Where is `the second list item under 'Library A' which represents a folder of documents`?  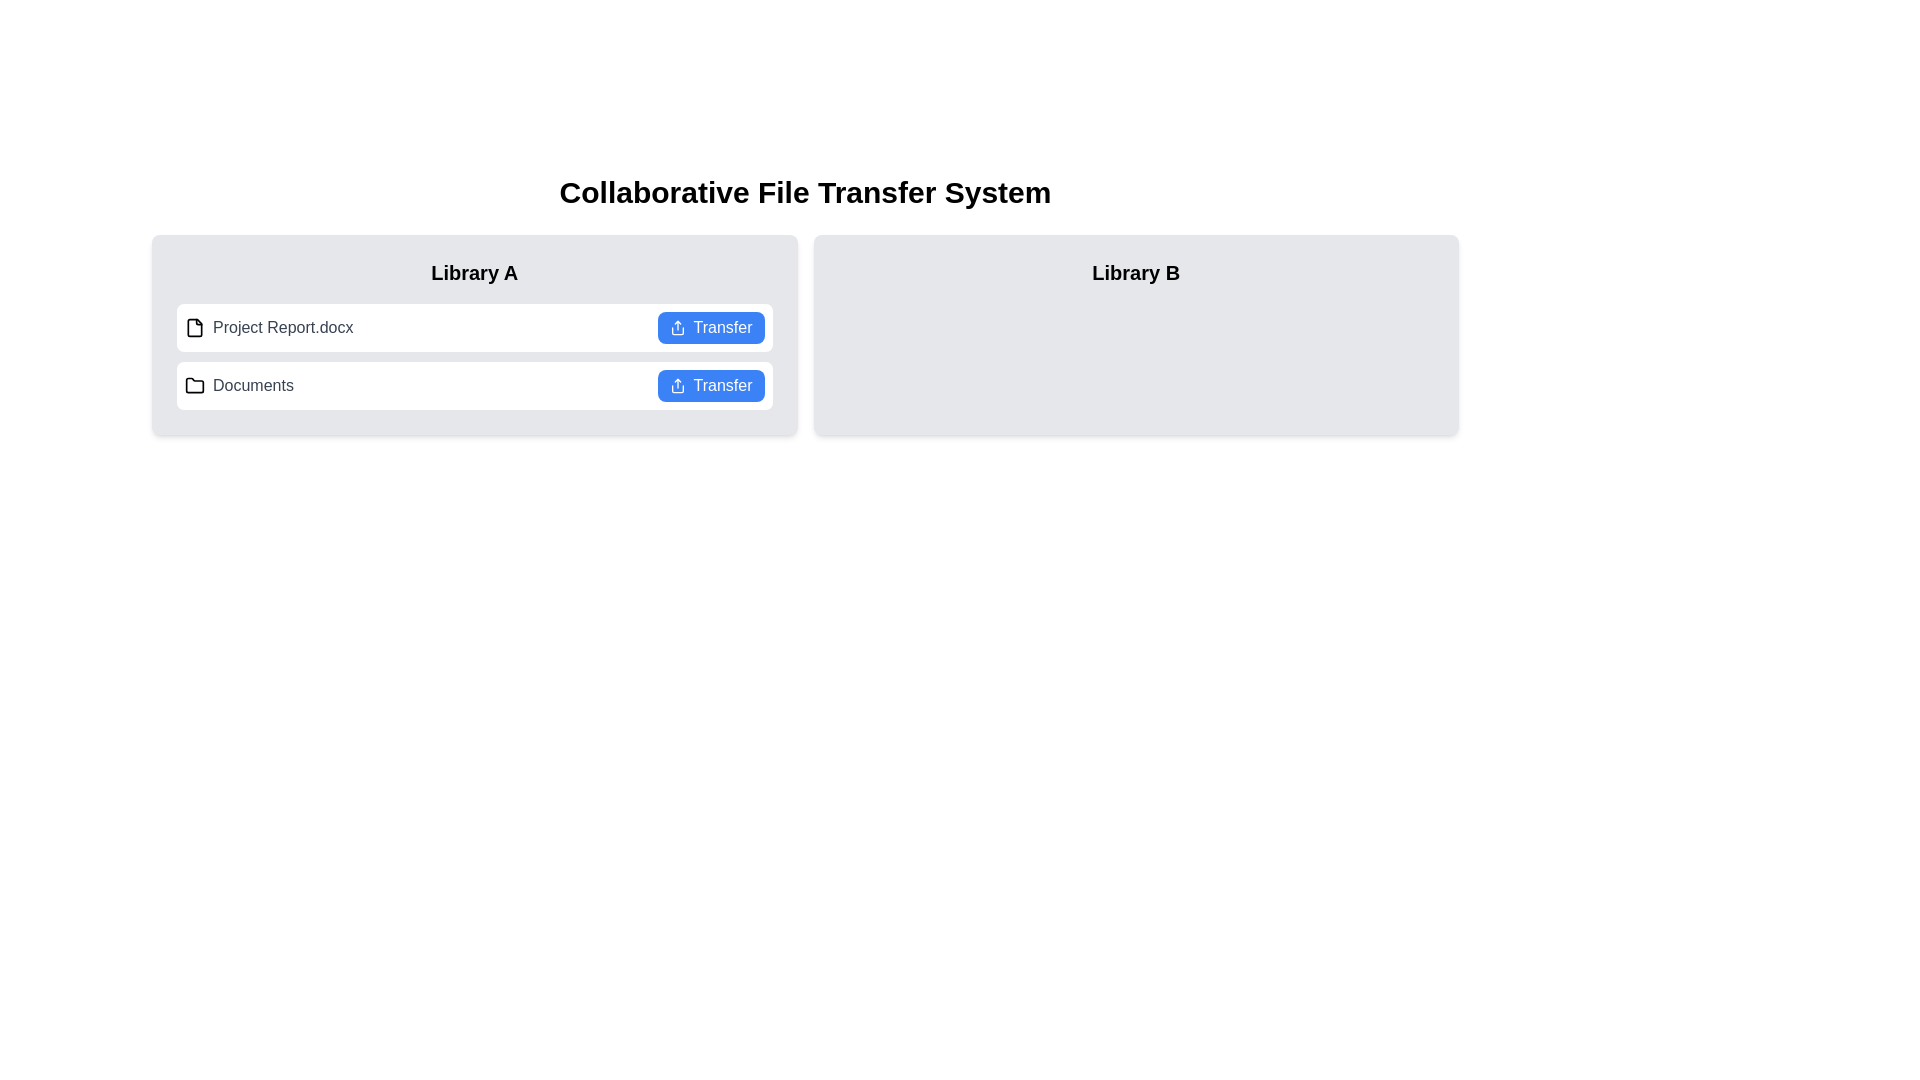 the second list item under 'Library A' which represents a folder of documents is located at coordinates (239, 385).